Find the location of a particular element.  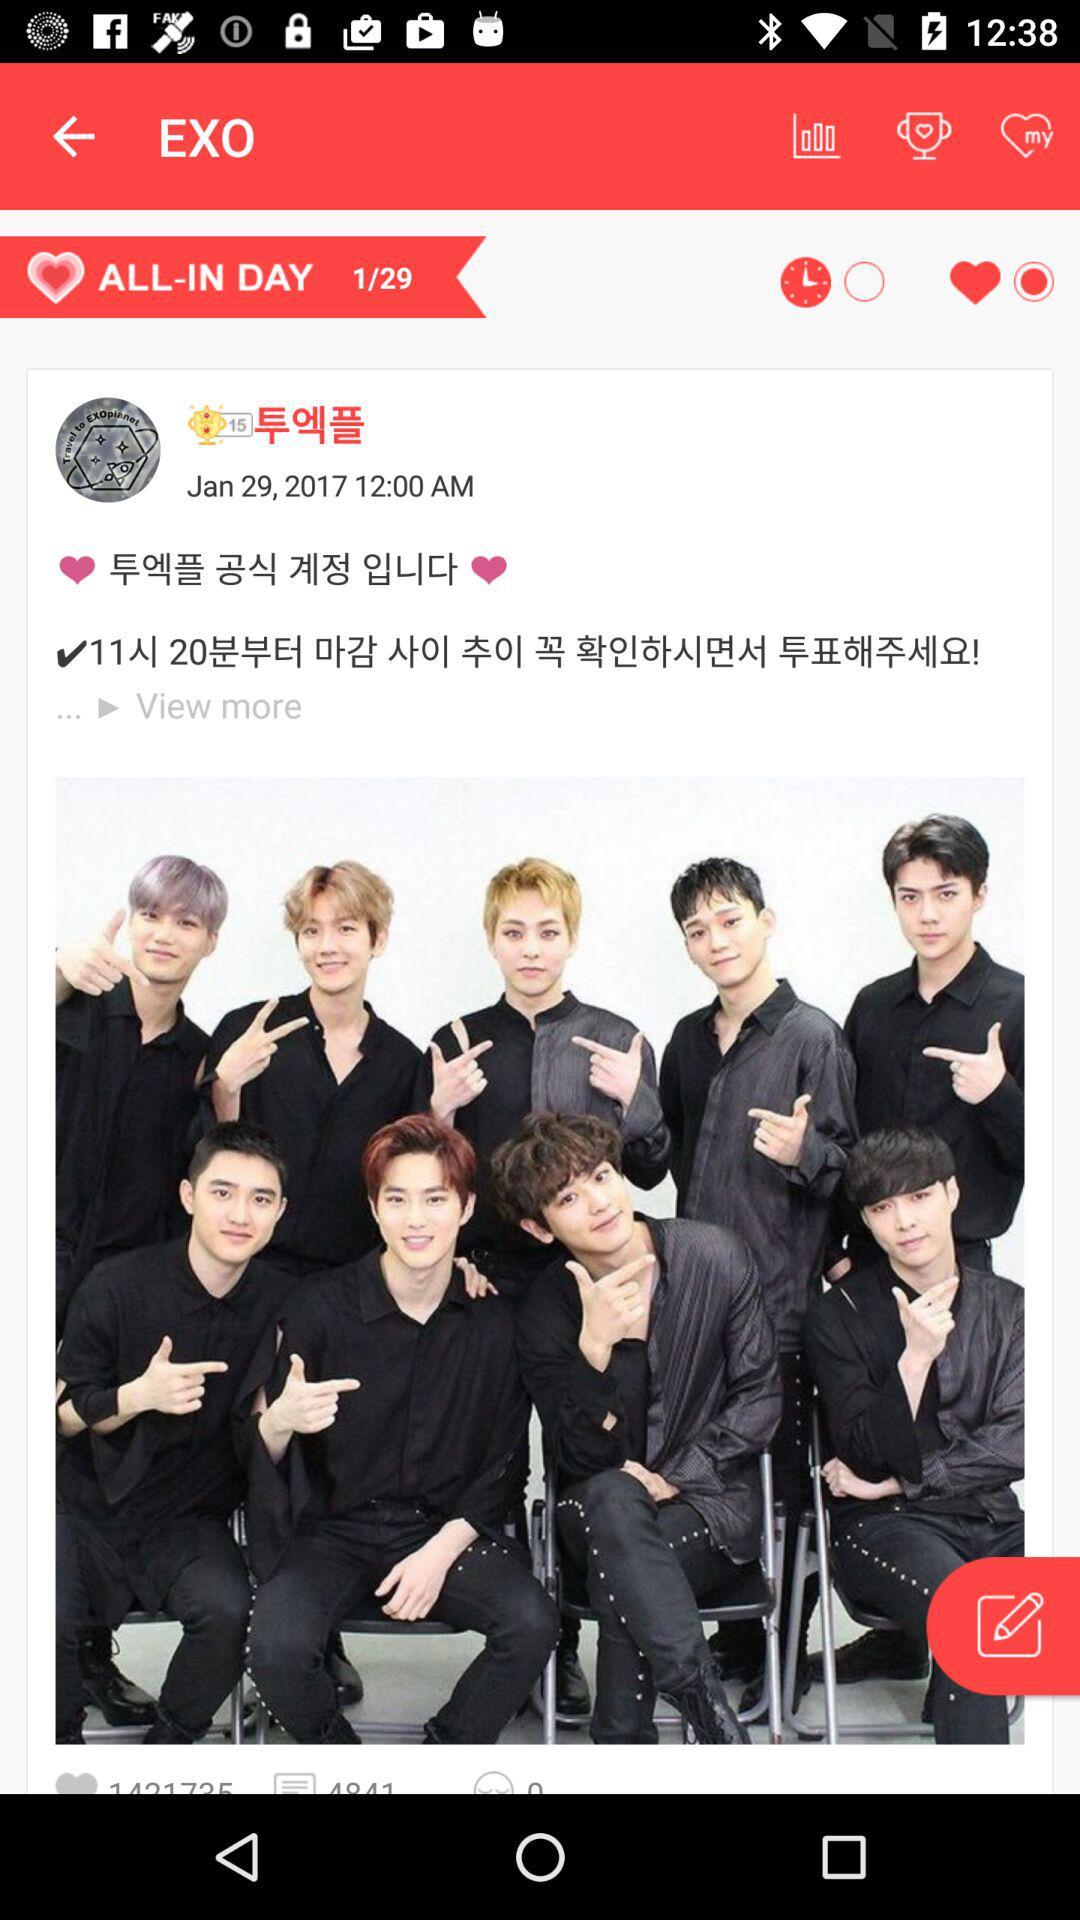

the icon next to the exo item is located at coordinates (72, 135).